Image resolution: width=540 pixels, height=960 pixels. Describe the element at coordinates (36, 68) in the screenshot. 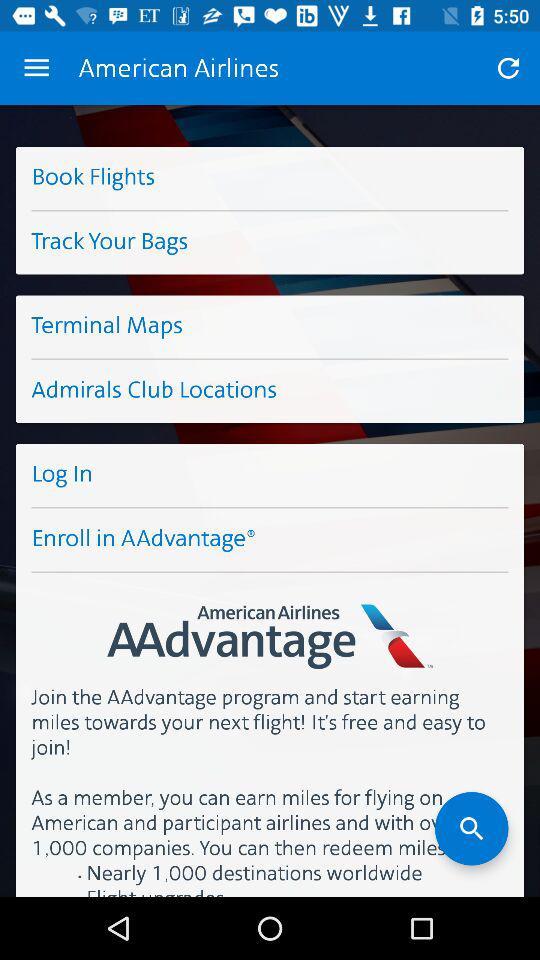

I see `app to the left of american airlines icon` at that location.